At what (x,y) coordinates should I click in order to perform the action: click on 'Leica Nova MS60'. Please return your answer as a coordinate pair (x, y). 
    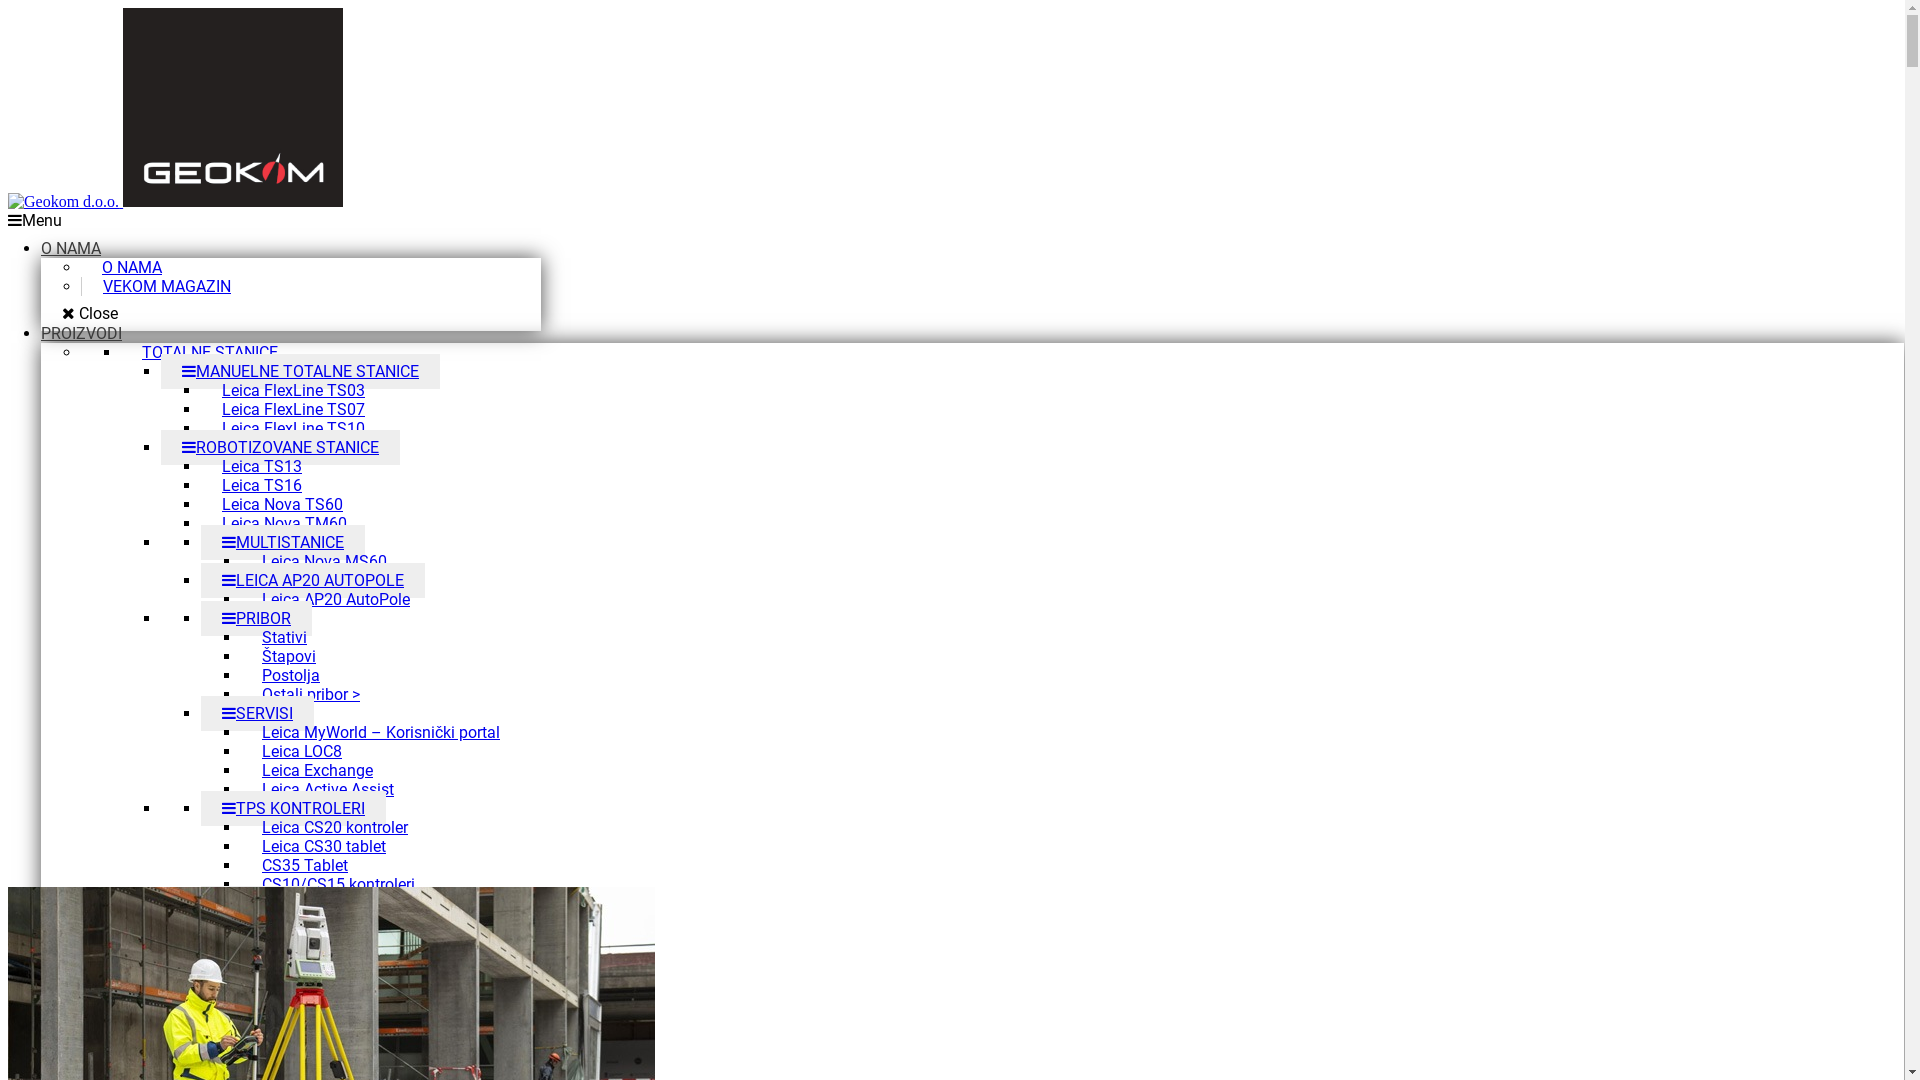
    Looking at the image, I should click on (324, 561).